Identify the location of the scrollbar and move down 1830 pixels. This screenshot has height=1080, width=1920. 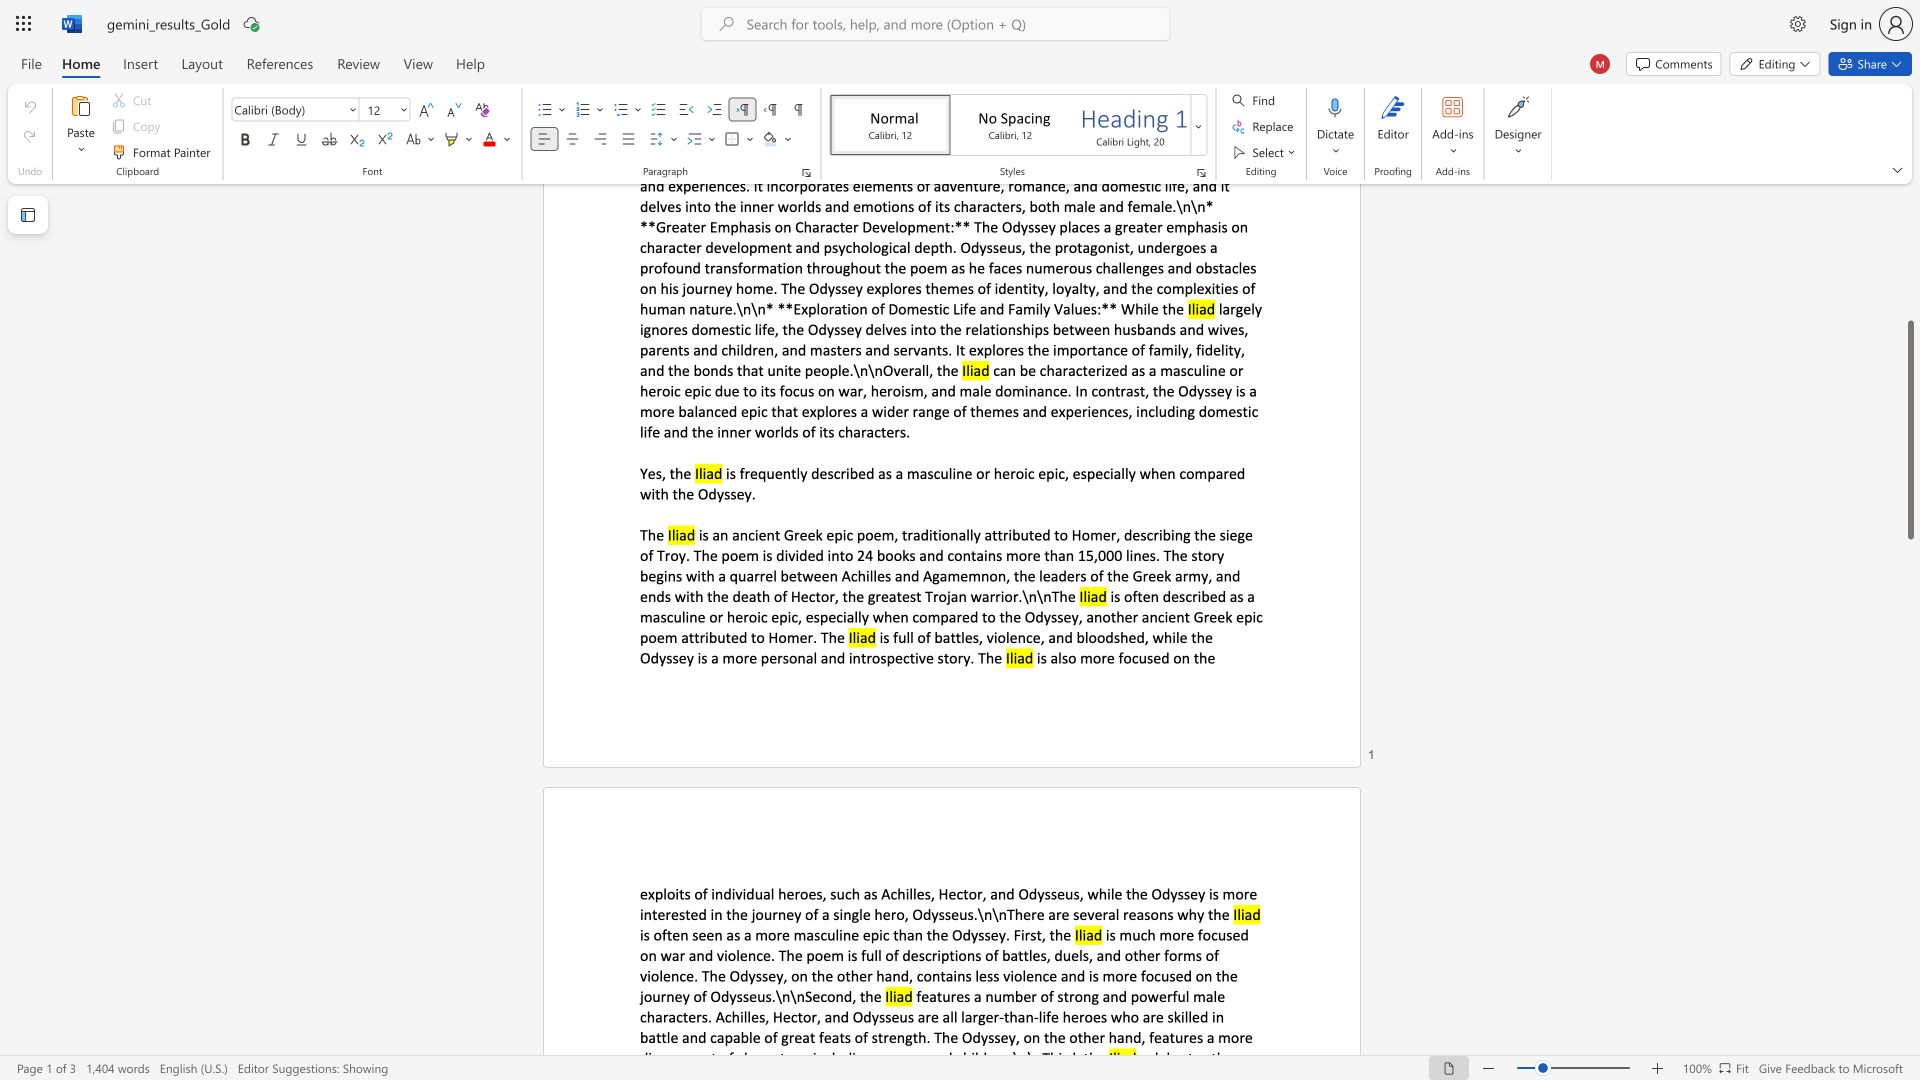
(1909, 429).